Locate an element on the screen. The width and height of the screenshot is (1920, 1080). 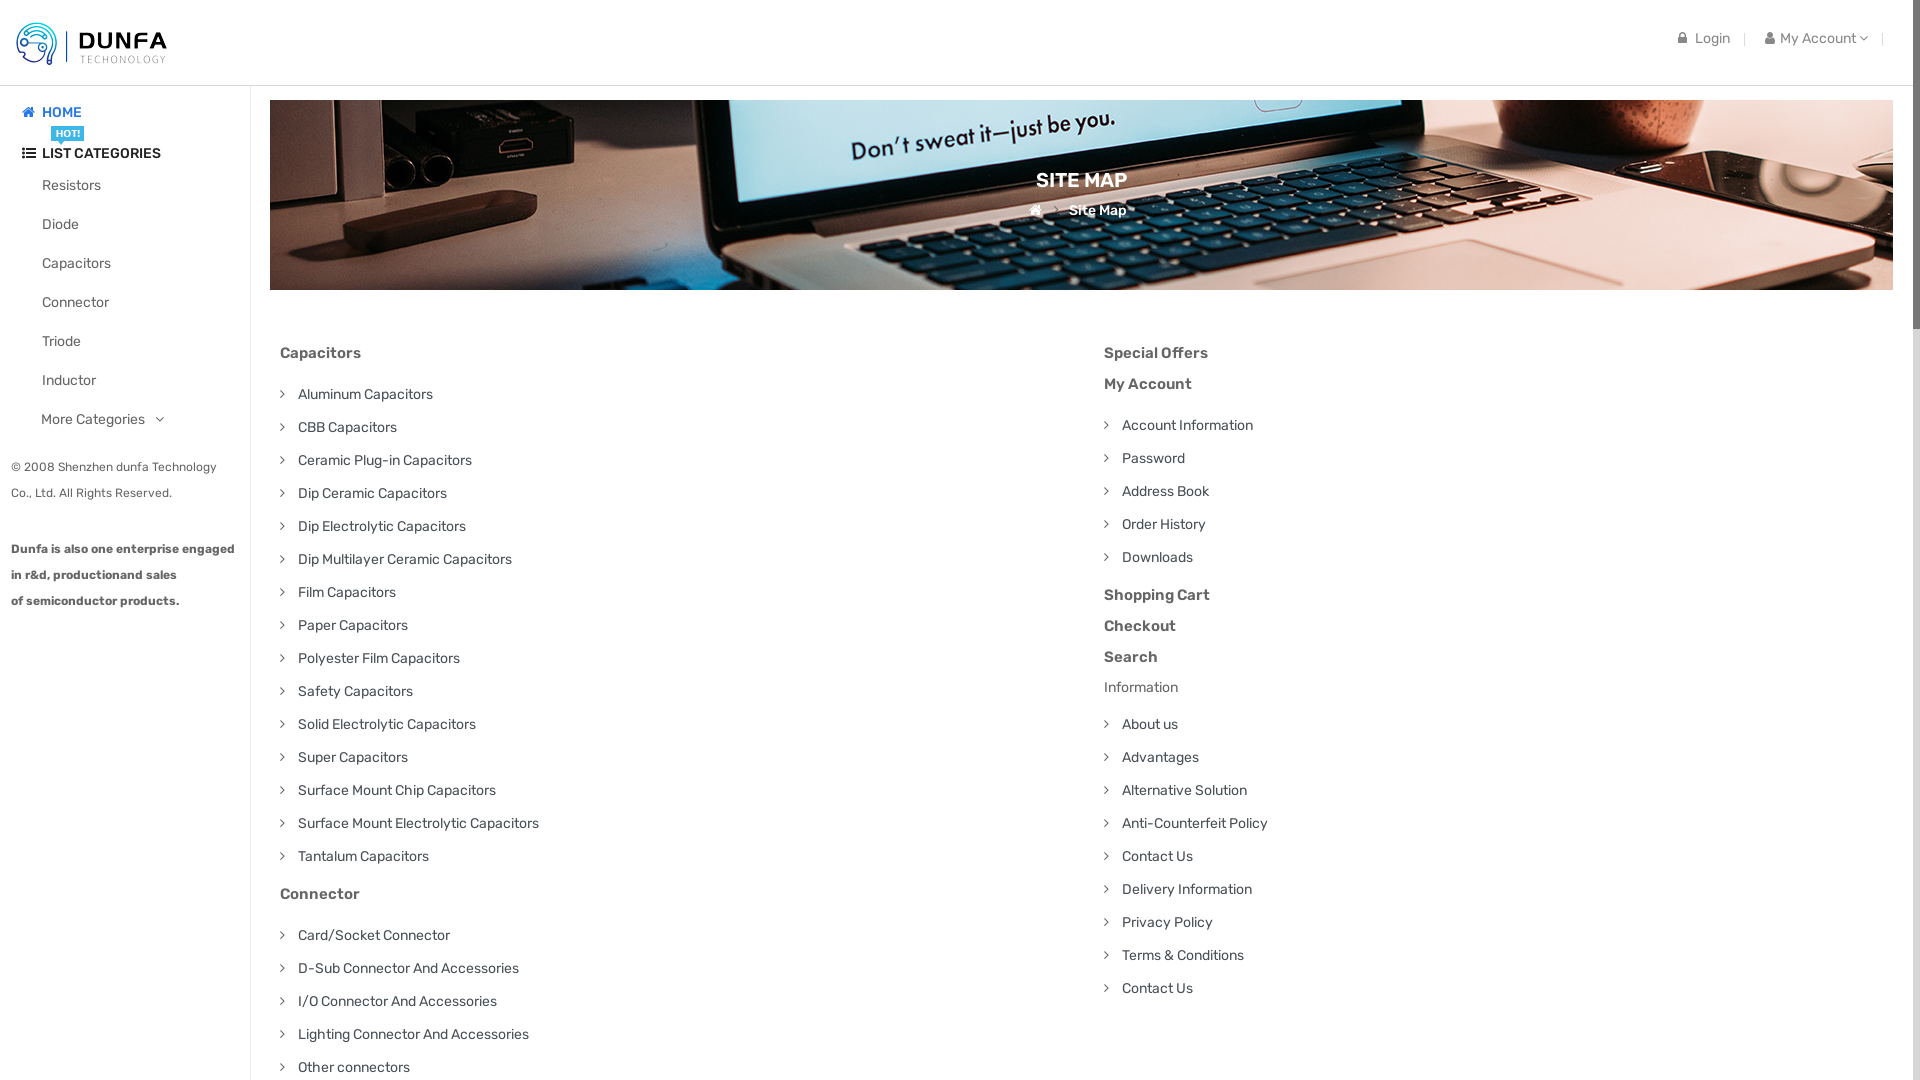
'Rapidtronics' is located at coordinates (14, 42).